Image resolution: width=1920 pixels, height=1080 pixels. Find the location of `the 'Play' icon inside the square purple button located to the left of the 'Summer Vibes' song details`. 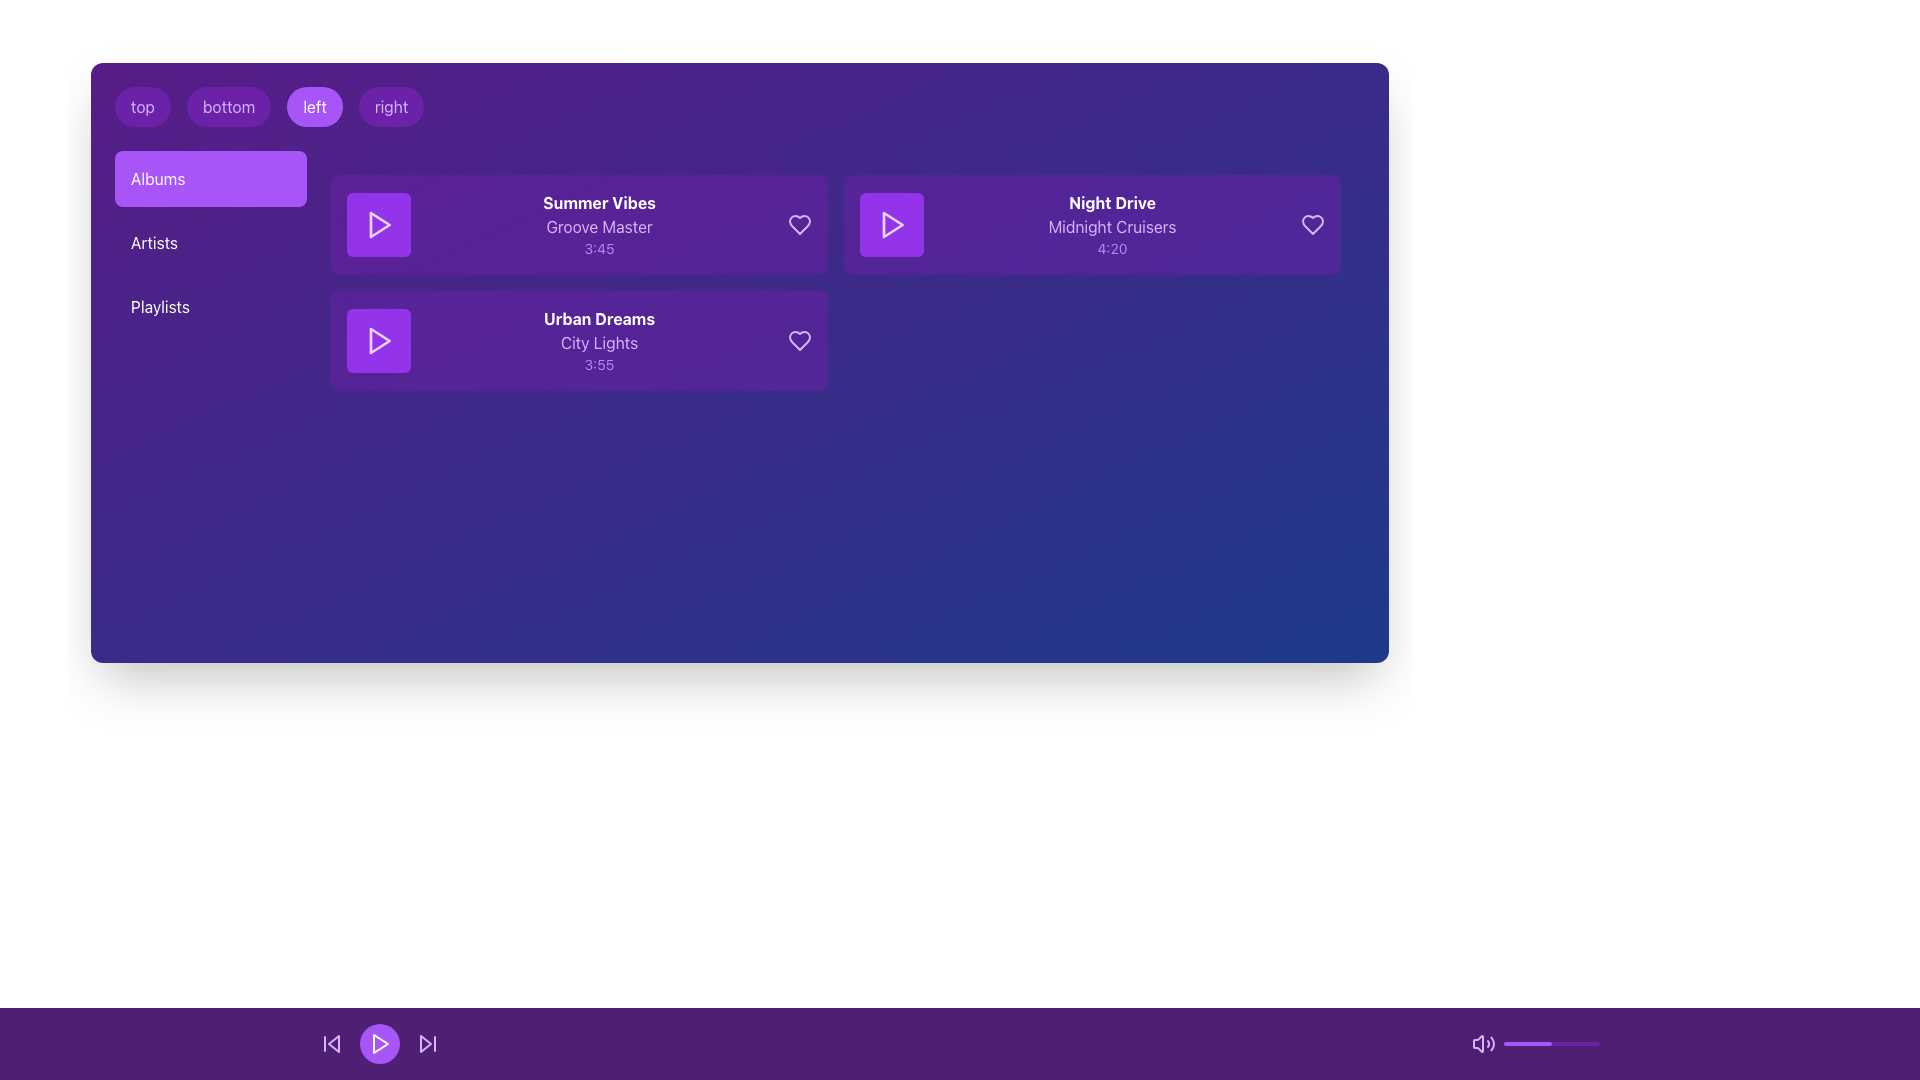

the 'Play' icon inside the square purple button located to the left of the 'Summer Vibes' song details is located at coordinates (379, 224).